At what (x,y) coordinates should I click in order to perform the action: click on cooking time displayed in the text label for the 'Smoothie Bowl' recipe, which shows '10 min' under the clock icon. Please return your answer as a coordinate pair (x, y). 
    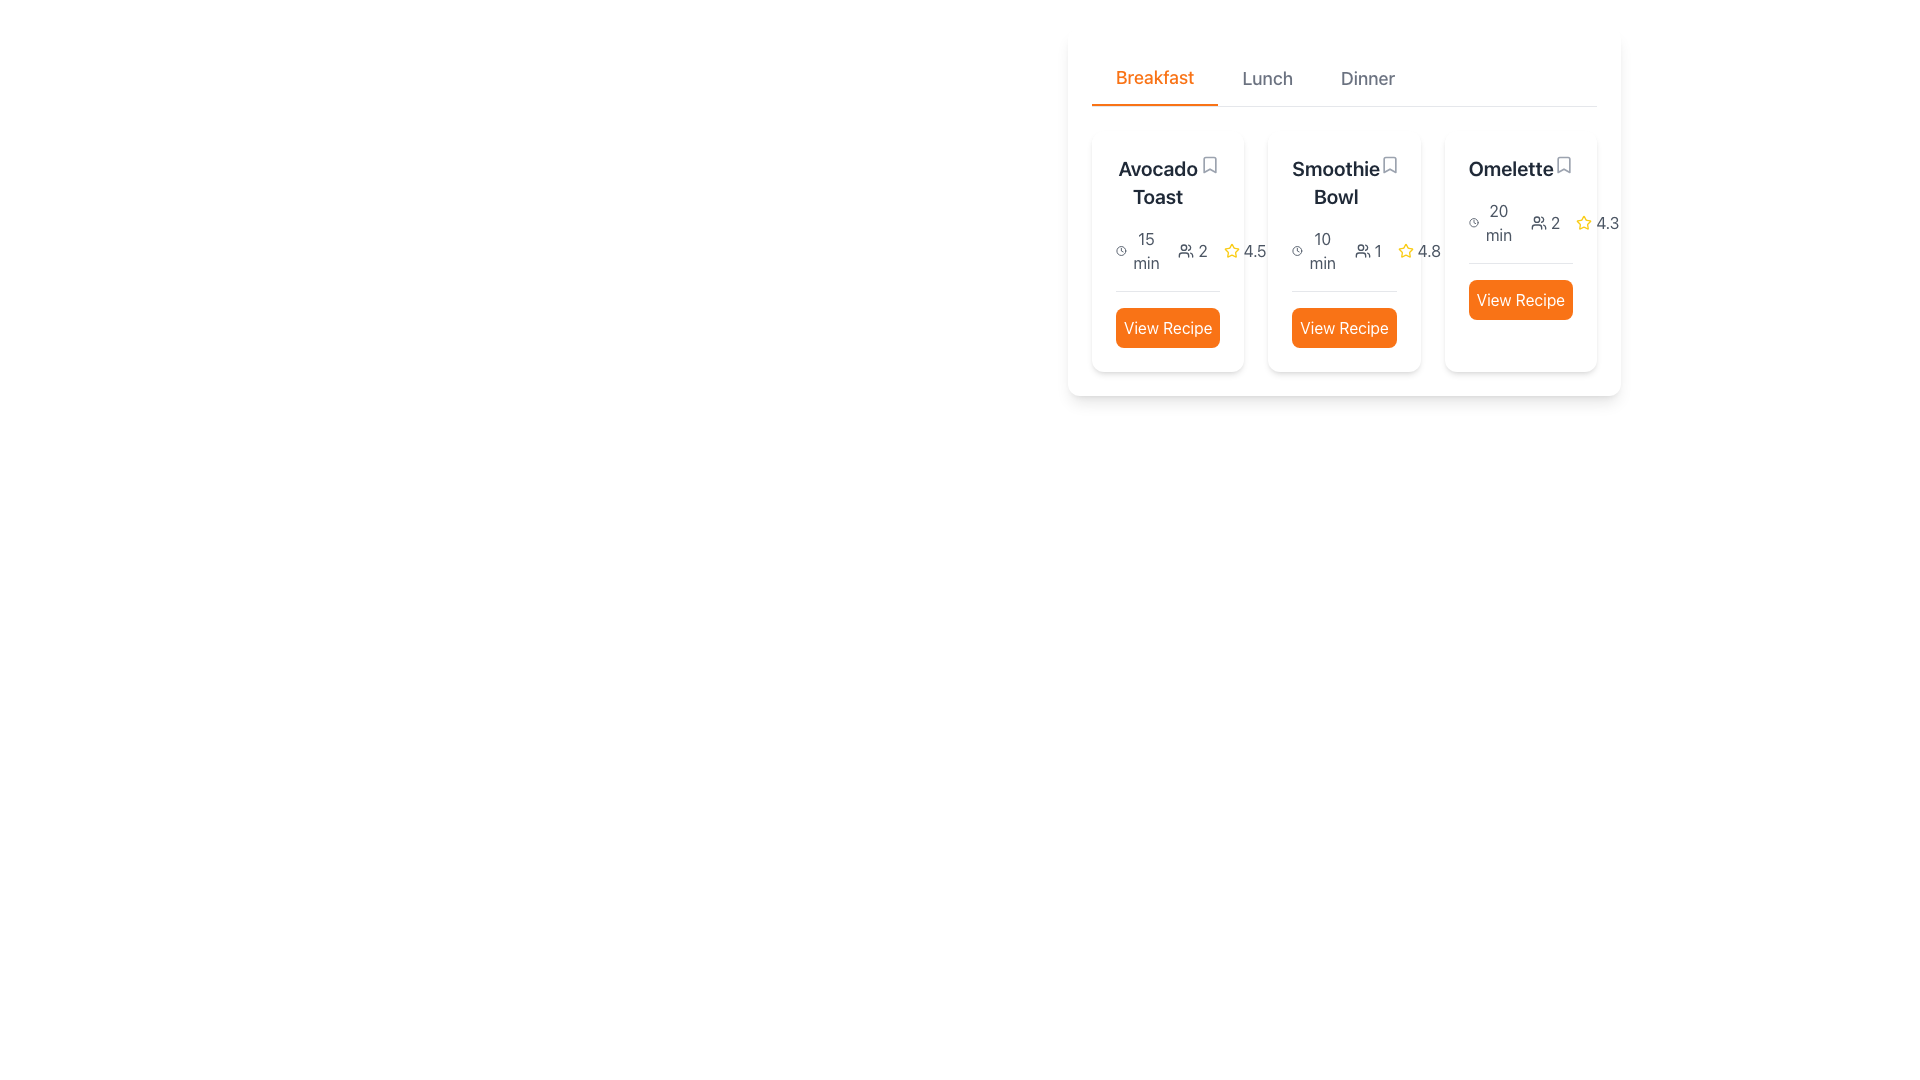
    Looking at the image, I should click on (1322, 249).